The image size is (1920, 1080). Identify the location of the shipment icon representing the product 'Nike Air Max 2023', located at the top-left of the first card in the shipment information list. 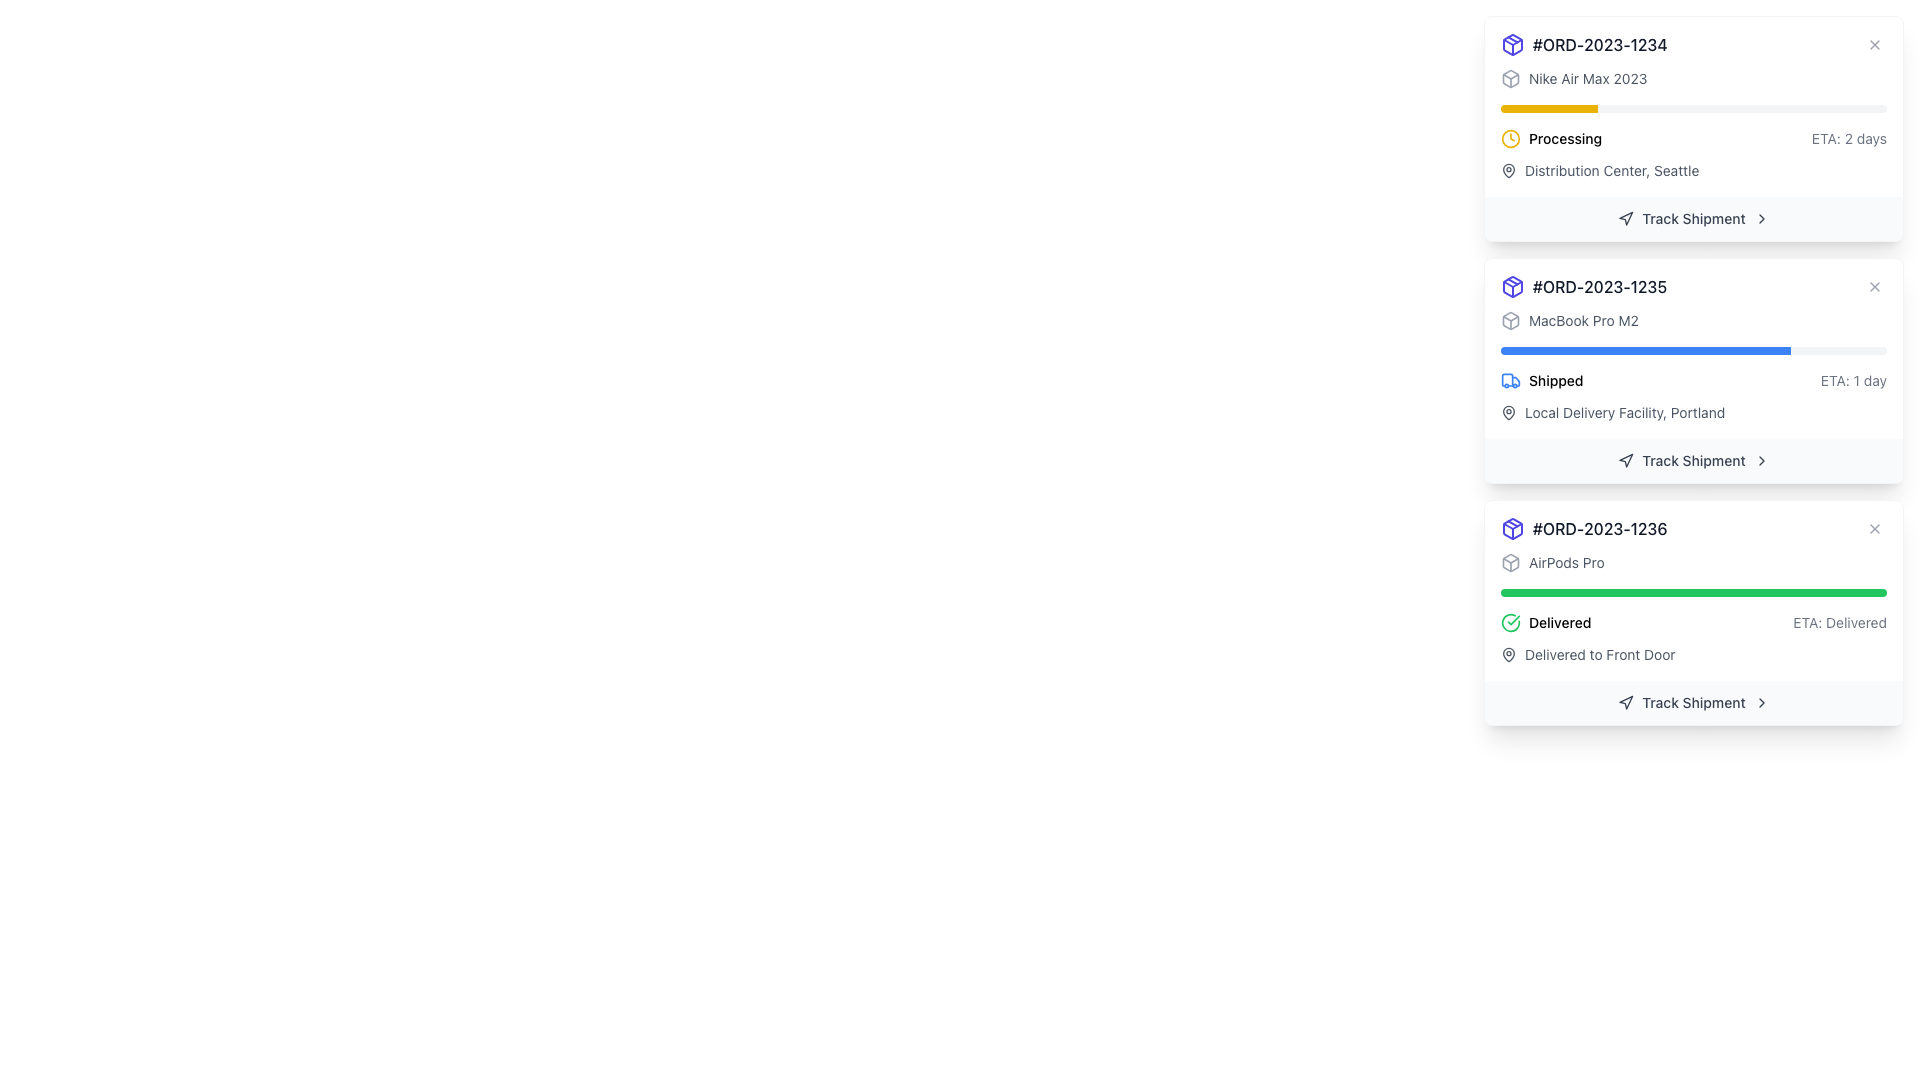
(1511, 77).